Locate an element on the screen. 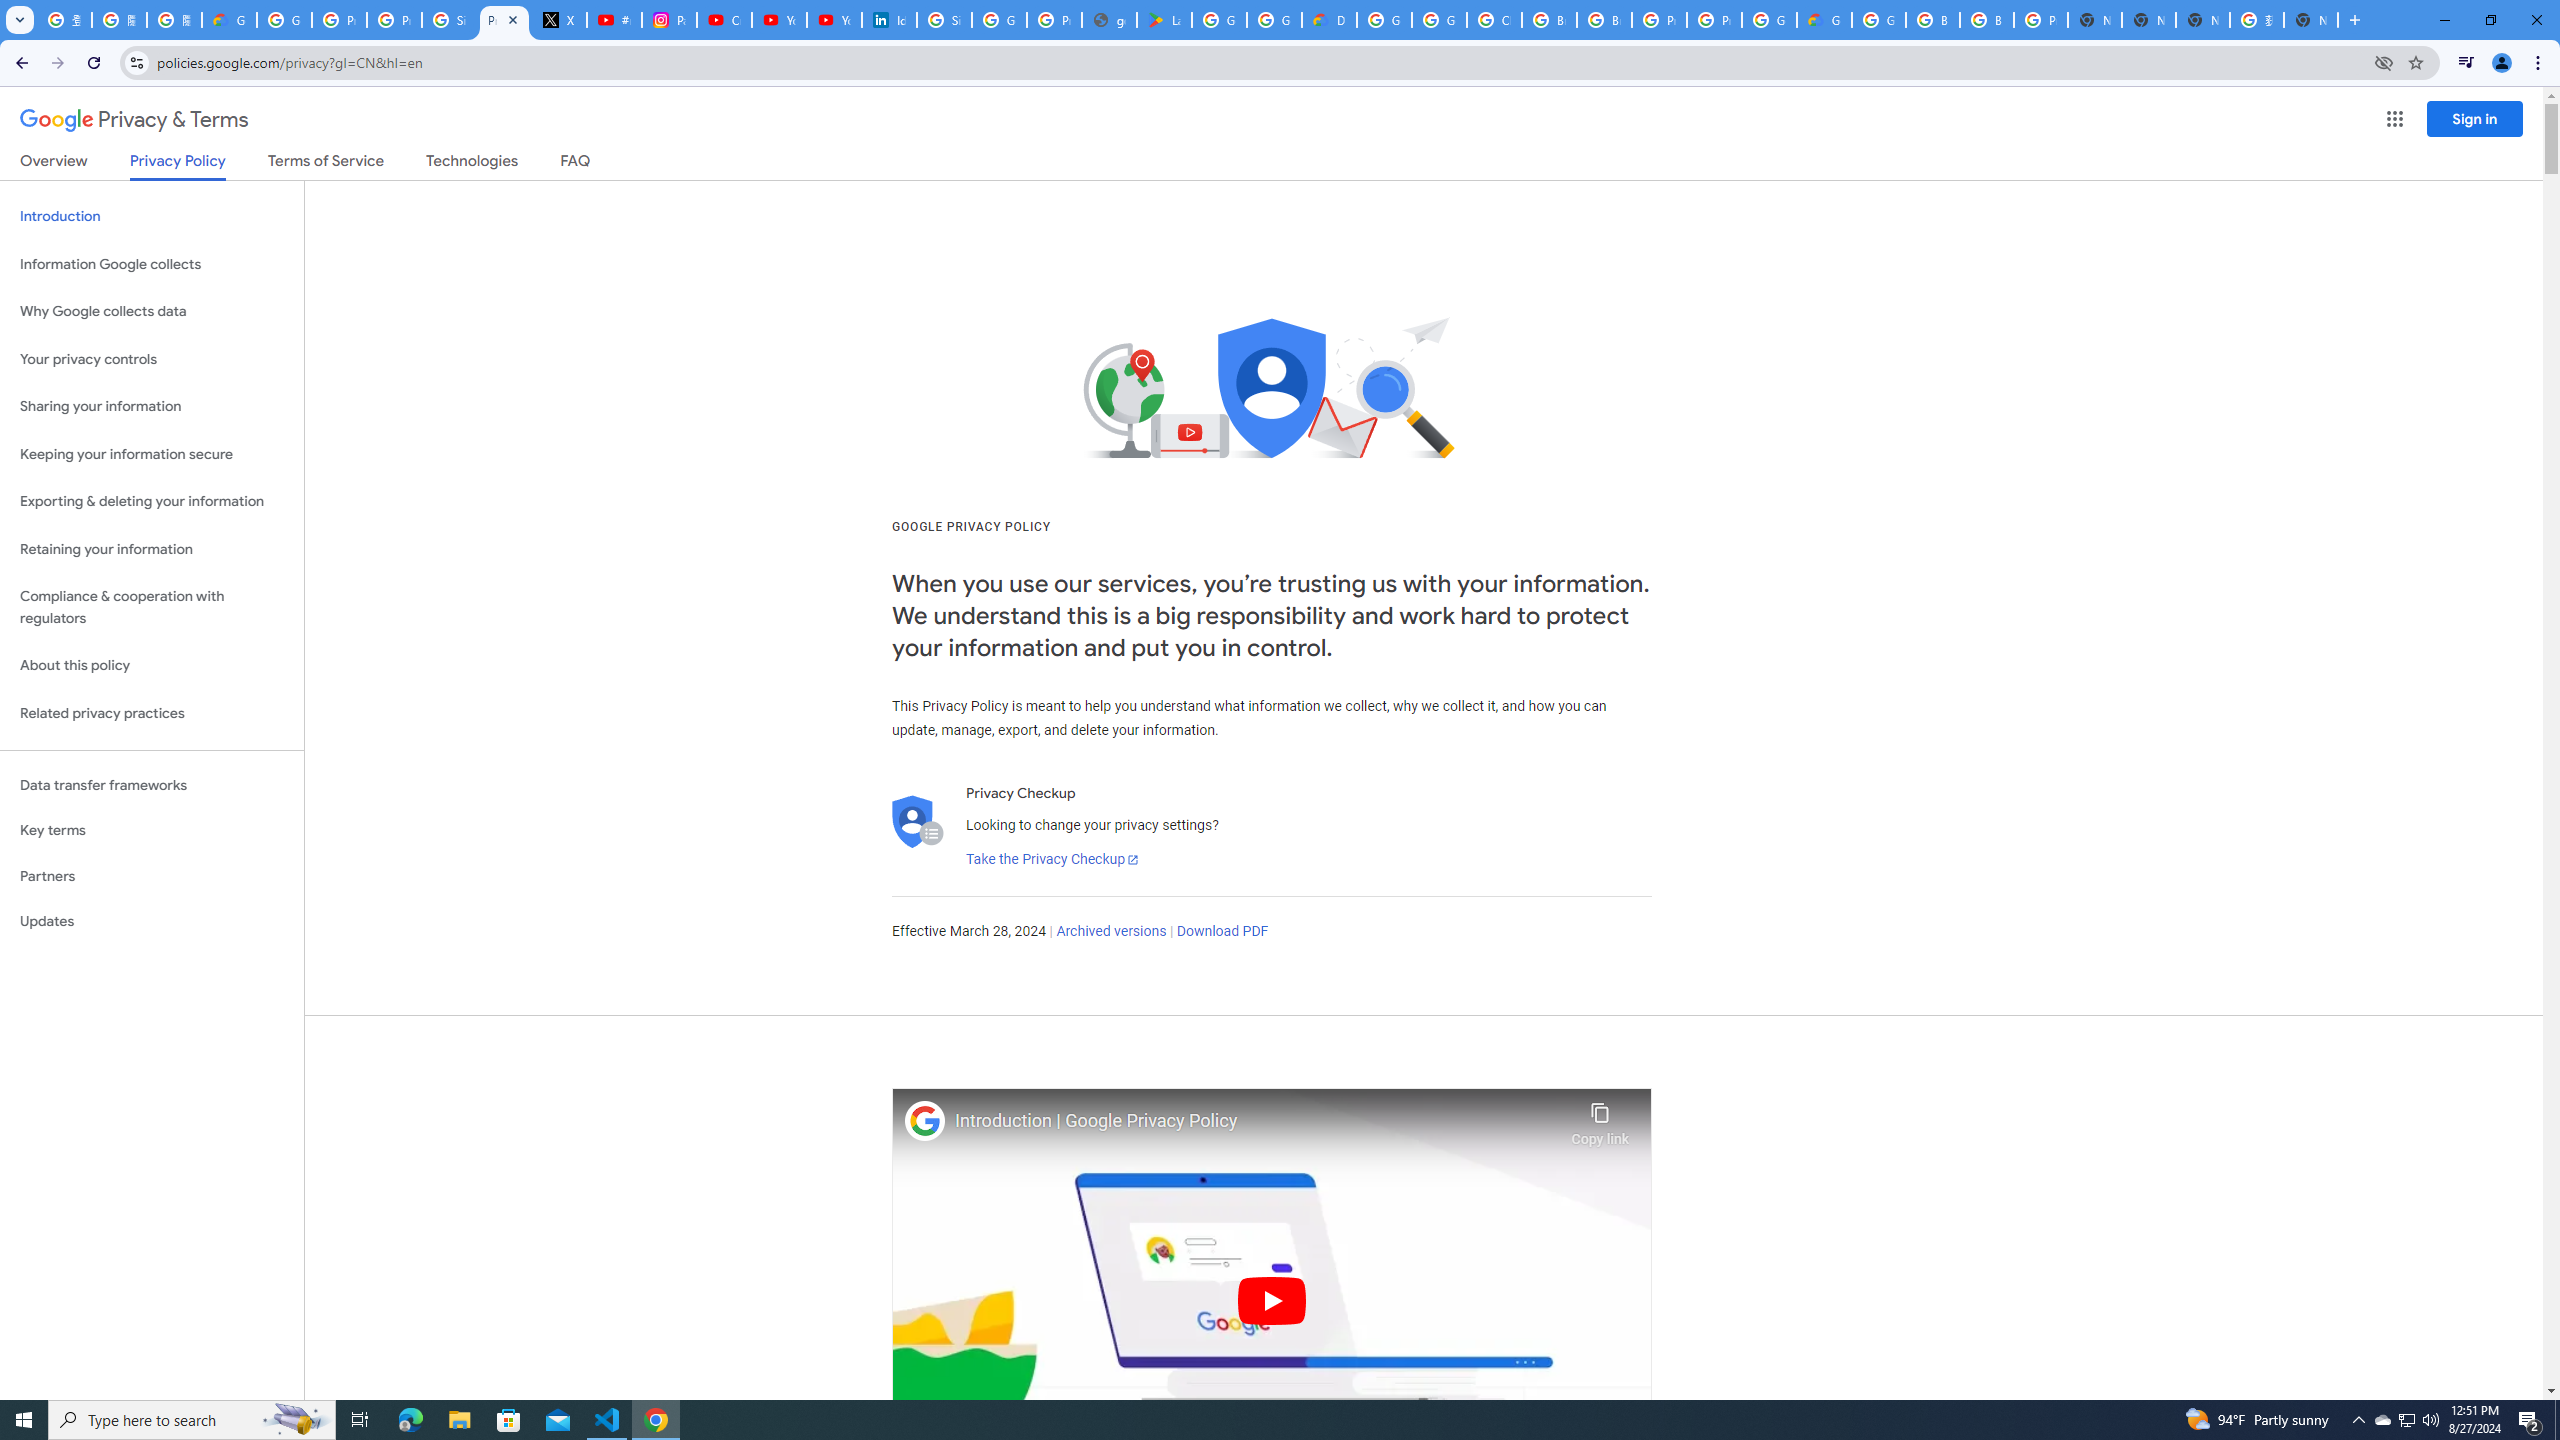 The height and width of the screenshot is (1440, 2560). 'New Tab' is located at coordinates (2094, 19).